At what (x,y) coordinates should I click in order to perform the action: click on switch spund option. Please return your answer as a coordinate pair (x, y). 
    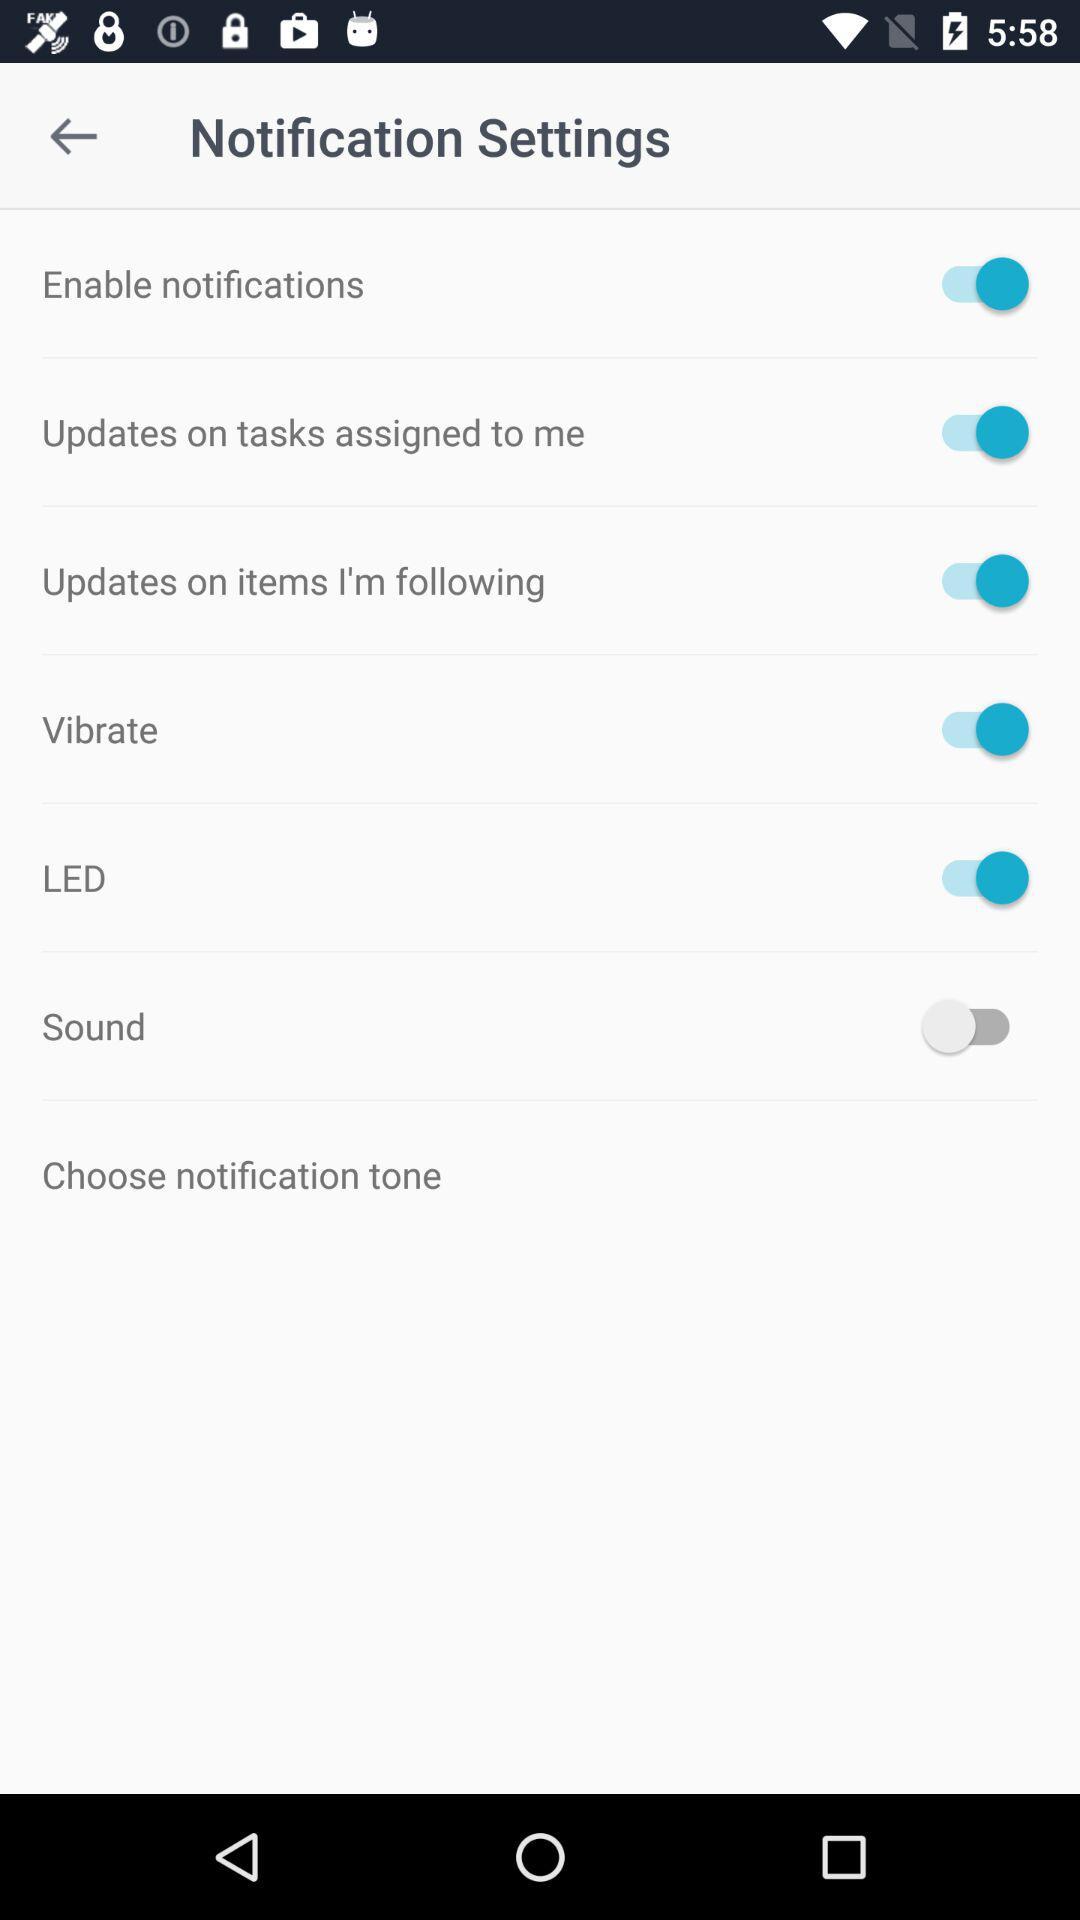
    Looking at the image, I should click on (974, 1026).